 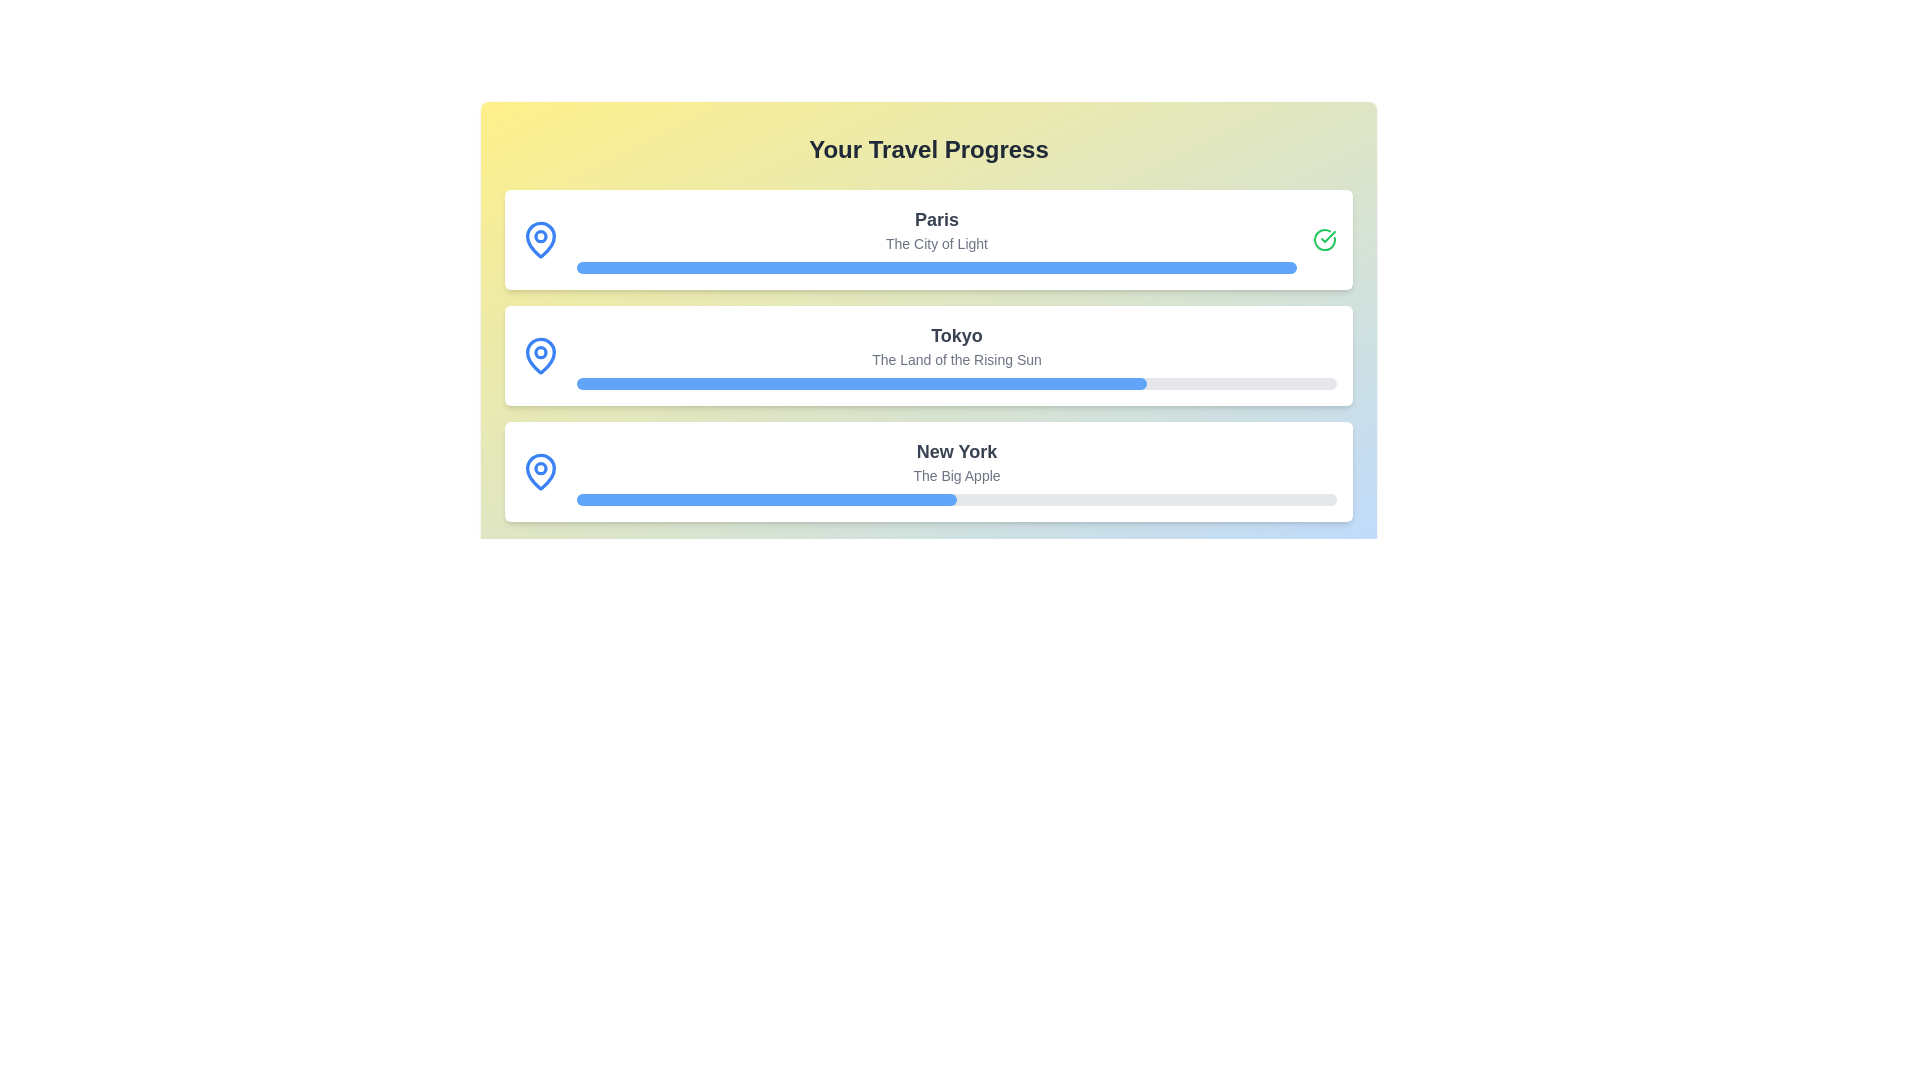 I want to click on the blue map pin icon located prominently to the left of the text 'Paris' and 'The City of Light', so click(x=541, y=238).